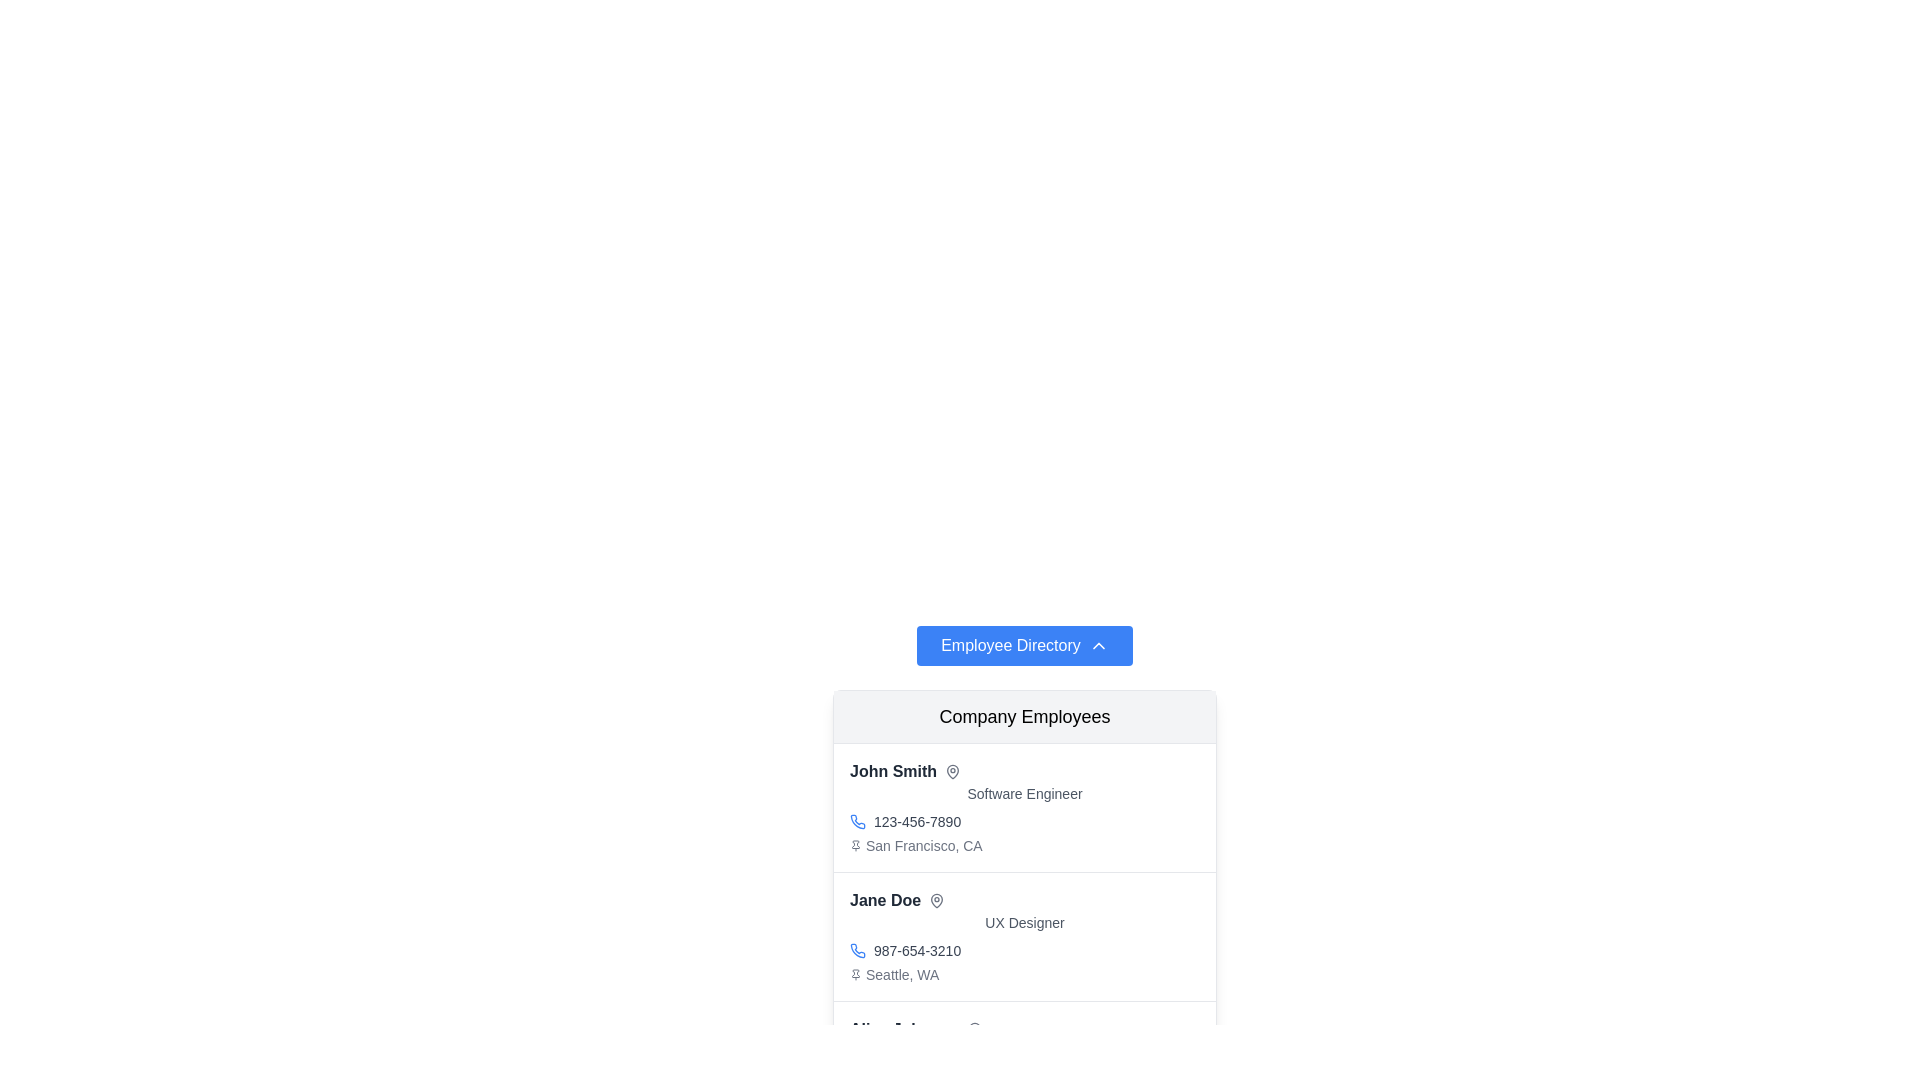 The image size is (1920, 1080). What do you see at coordinates (858, 821) in the screenshot?
I see `the blue phone icon positioned to the left of the text '123-456-7890'` at bounding box center [858, 821].